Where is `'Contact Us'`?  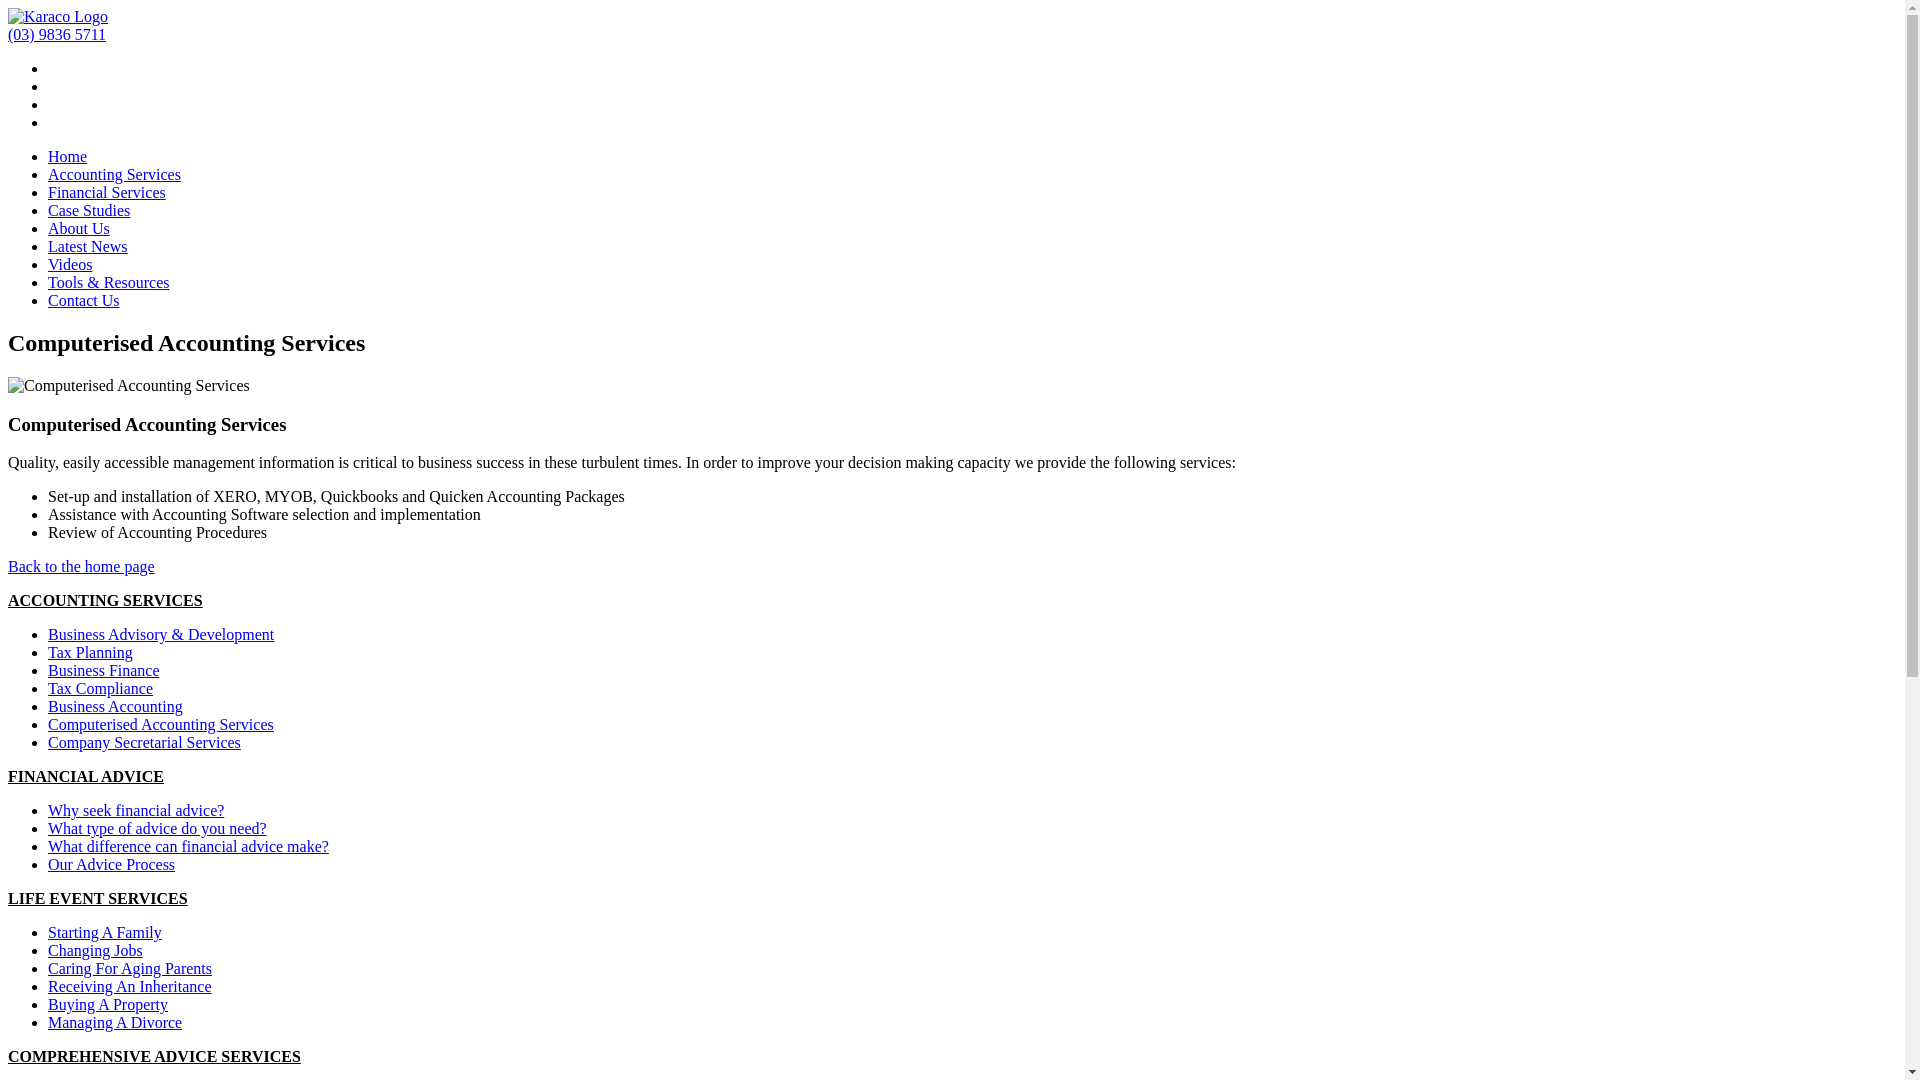
'Contact Us' is located at coordinates (82, 300).